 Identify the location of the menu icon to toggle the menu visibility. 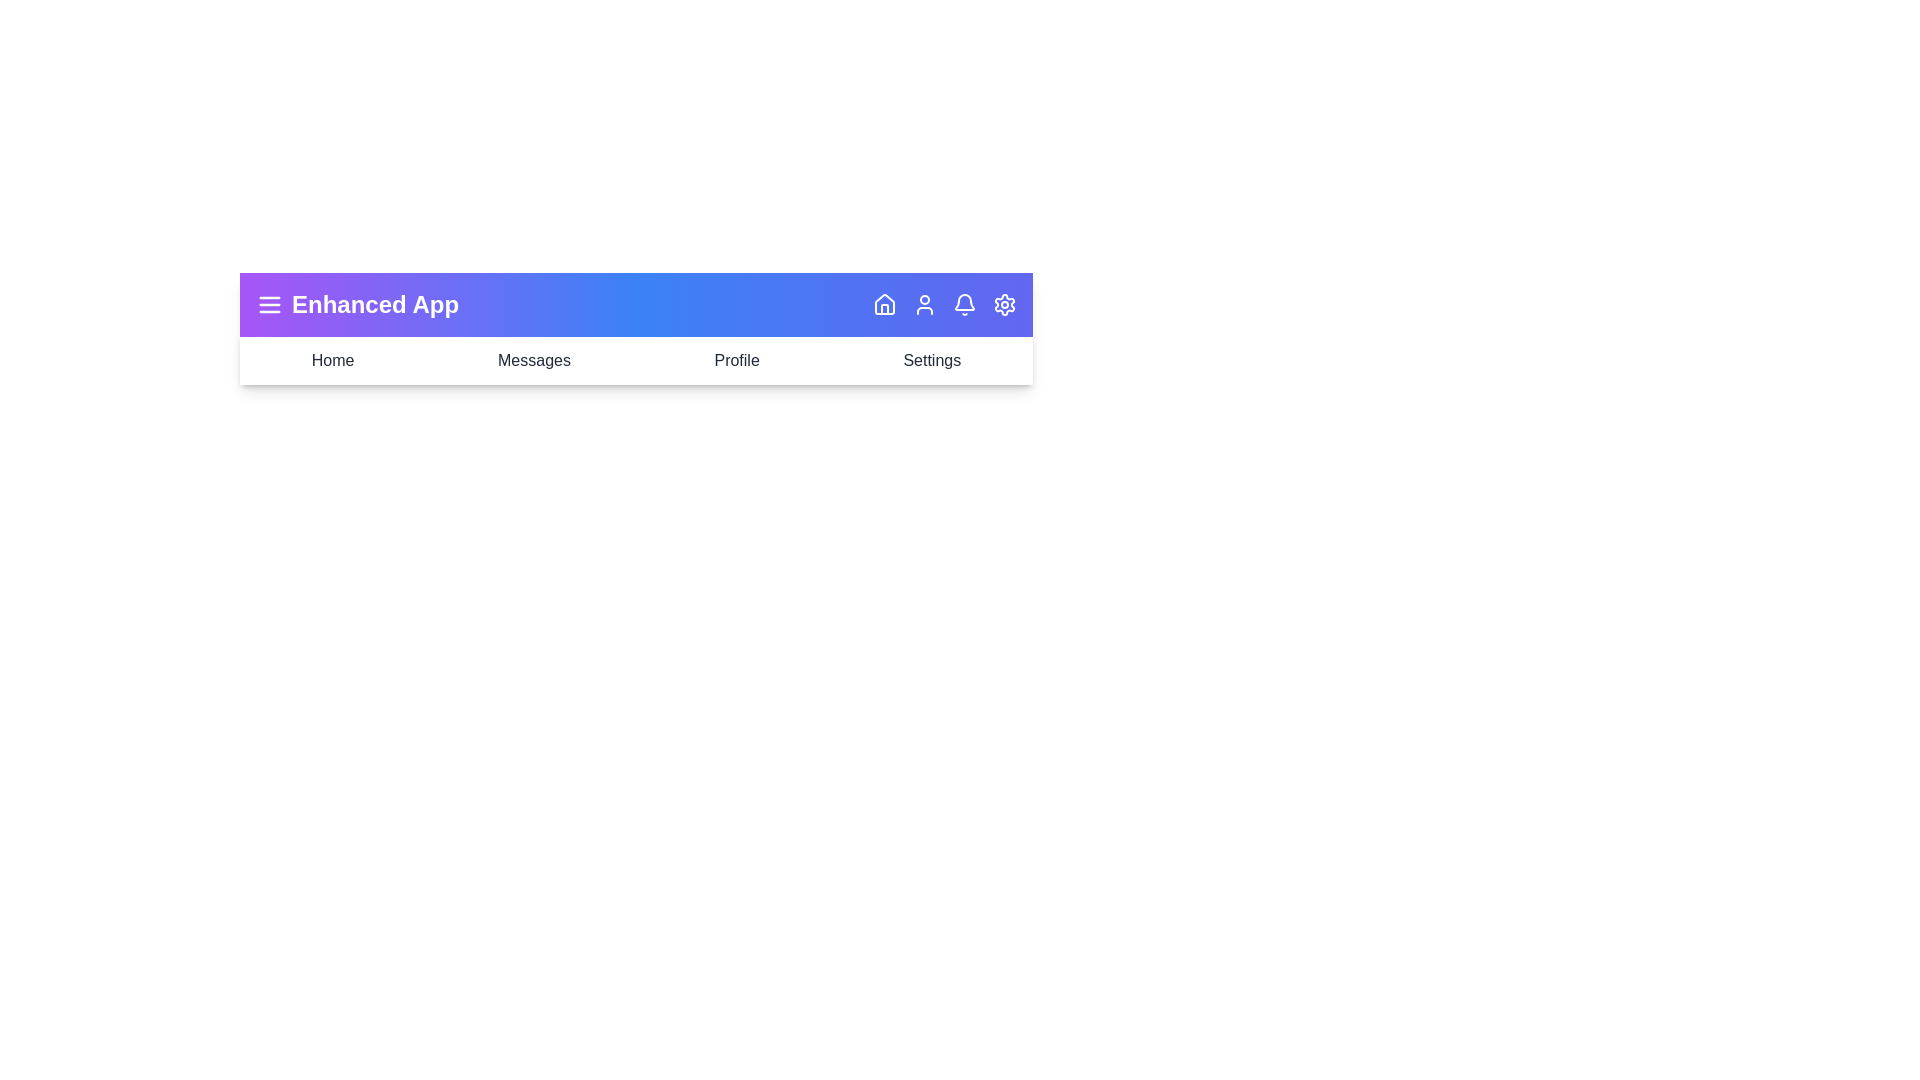
(268, 304).